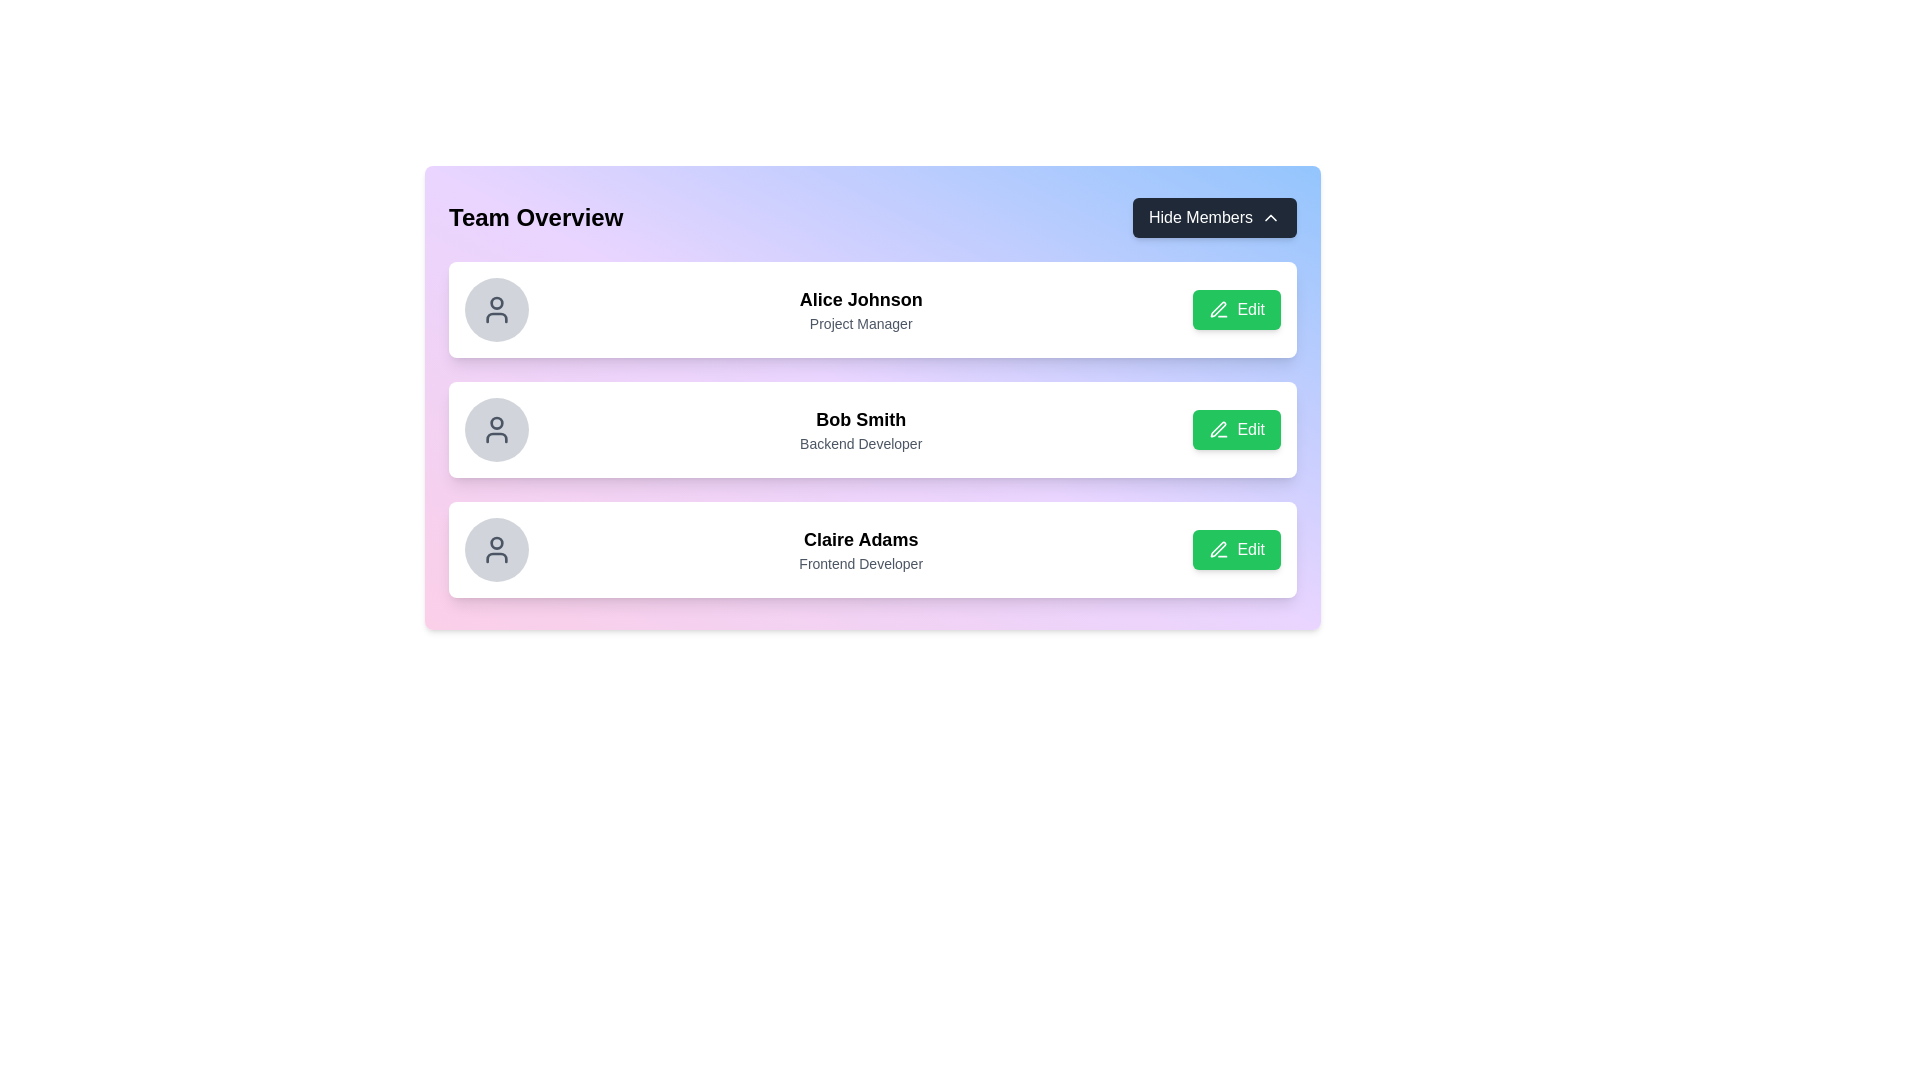 This screenshot has width=1920, height=1080. I want to click on the 'Edit' button with a green background and a pen icon, located in the far-right position of the user profile card, so click(1236, 309).